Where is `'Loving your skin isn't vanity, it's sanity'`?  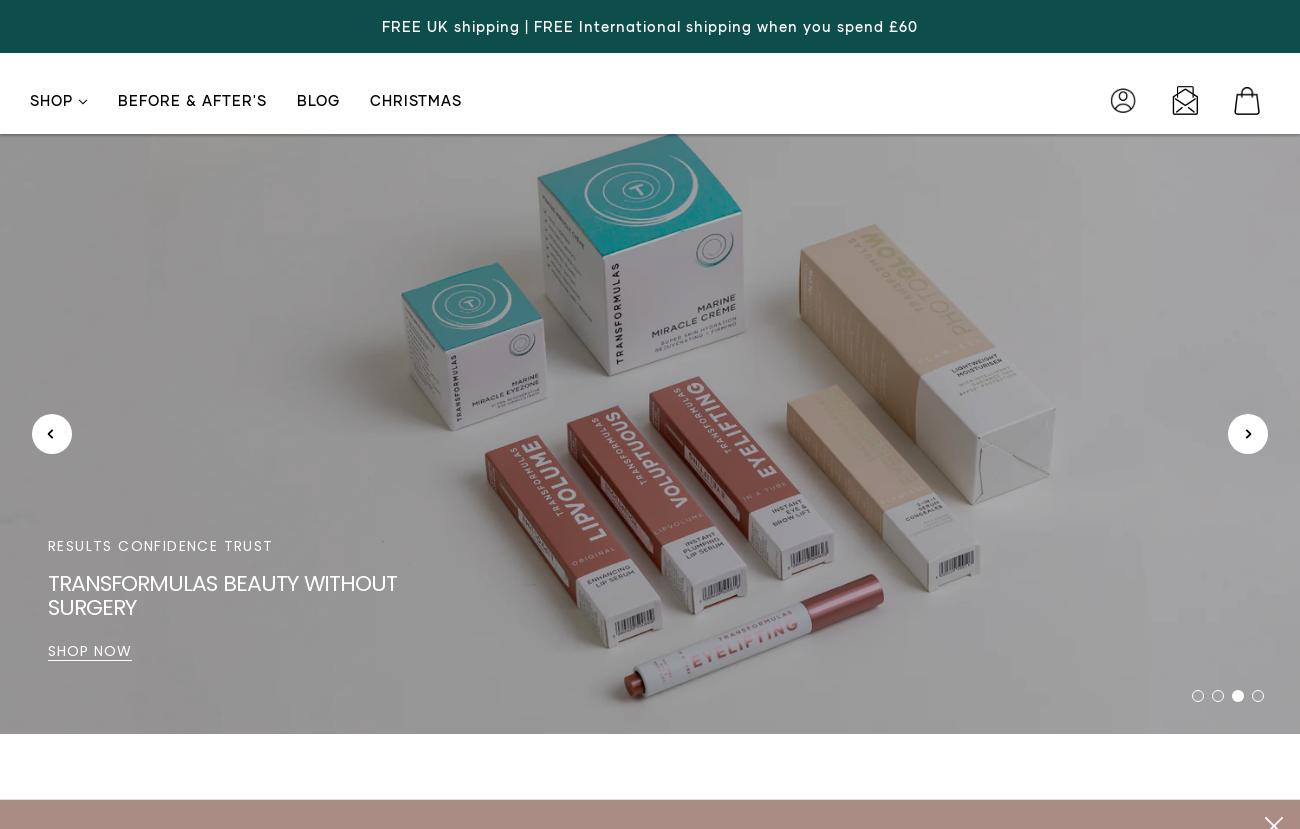
'Loving your skin isn't vanity, it's sanity' is located at coordinates (222, 593).